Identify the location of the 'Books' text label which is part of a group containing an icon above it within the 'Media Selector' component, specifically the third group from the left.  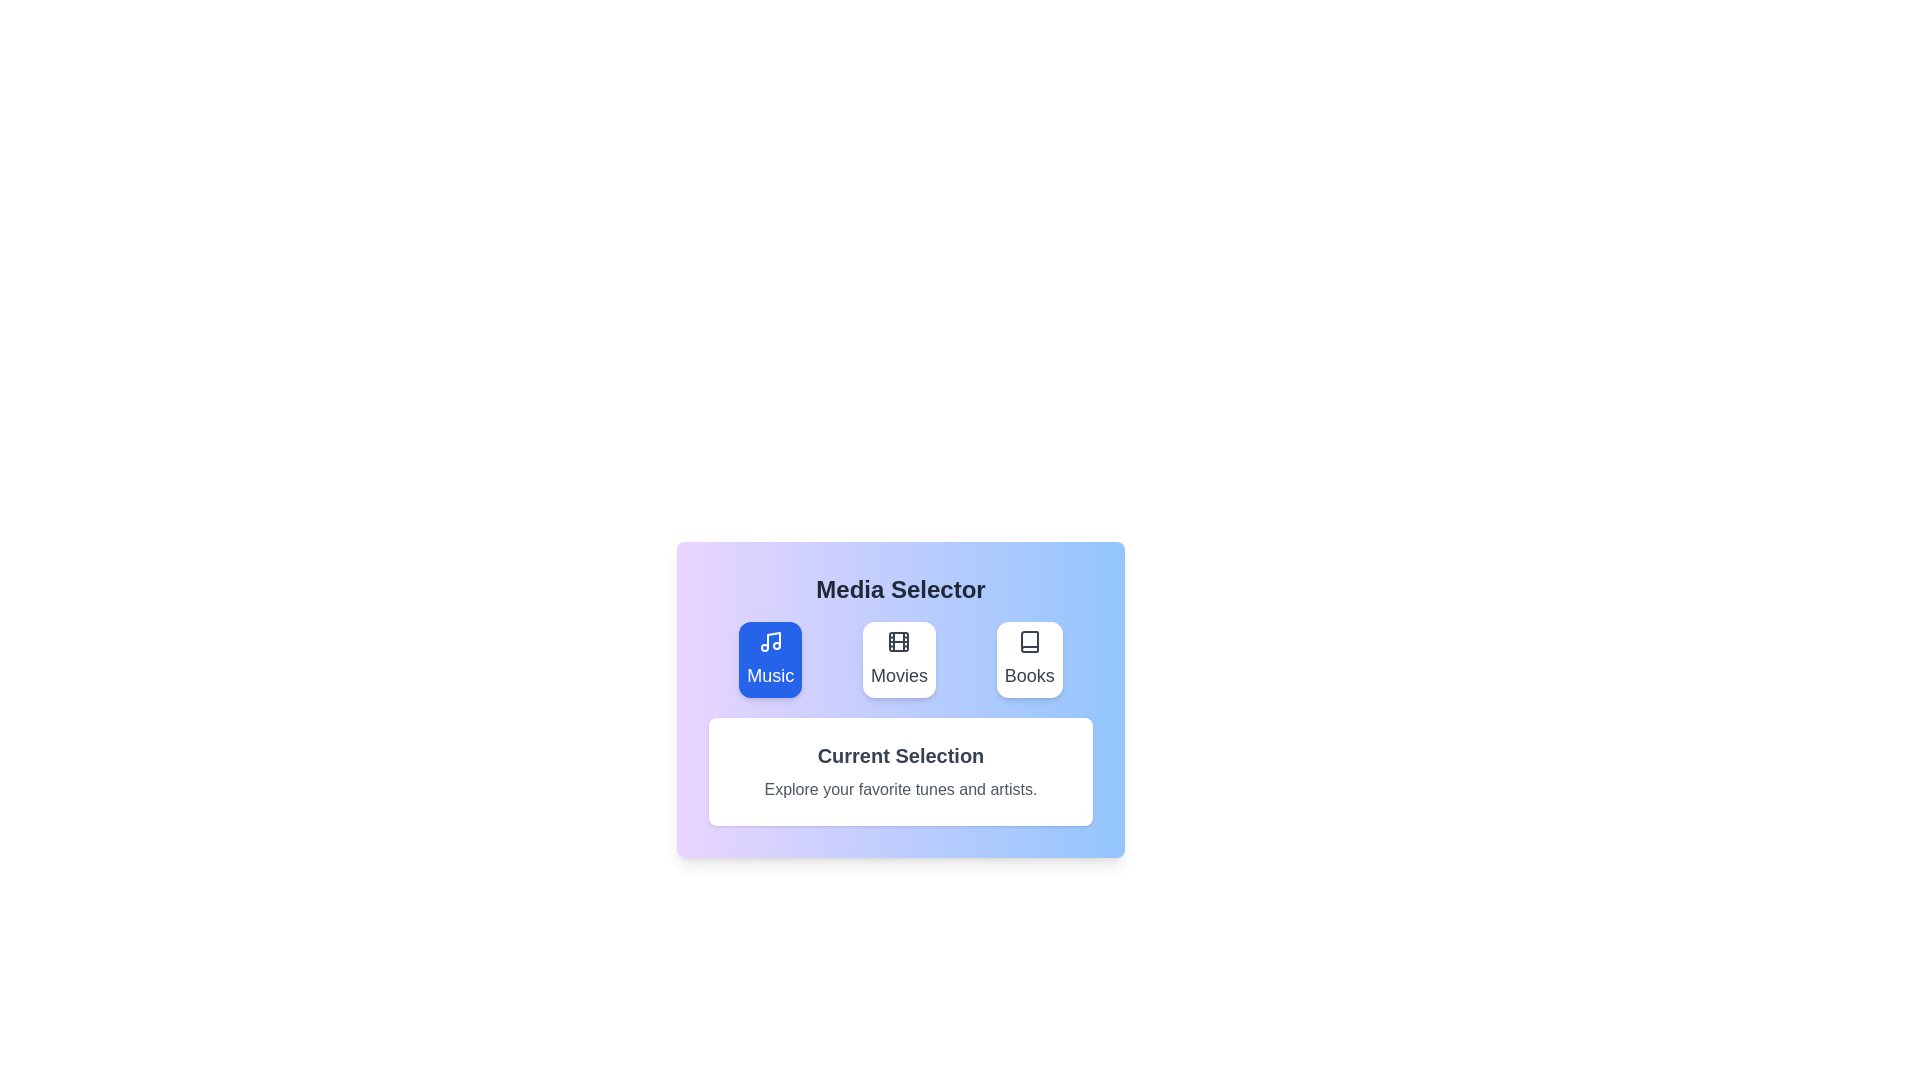
(1029, 675).